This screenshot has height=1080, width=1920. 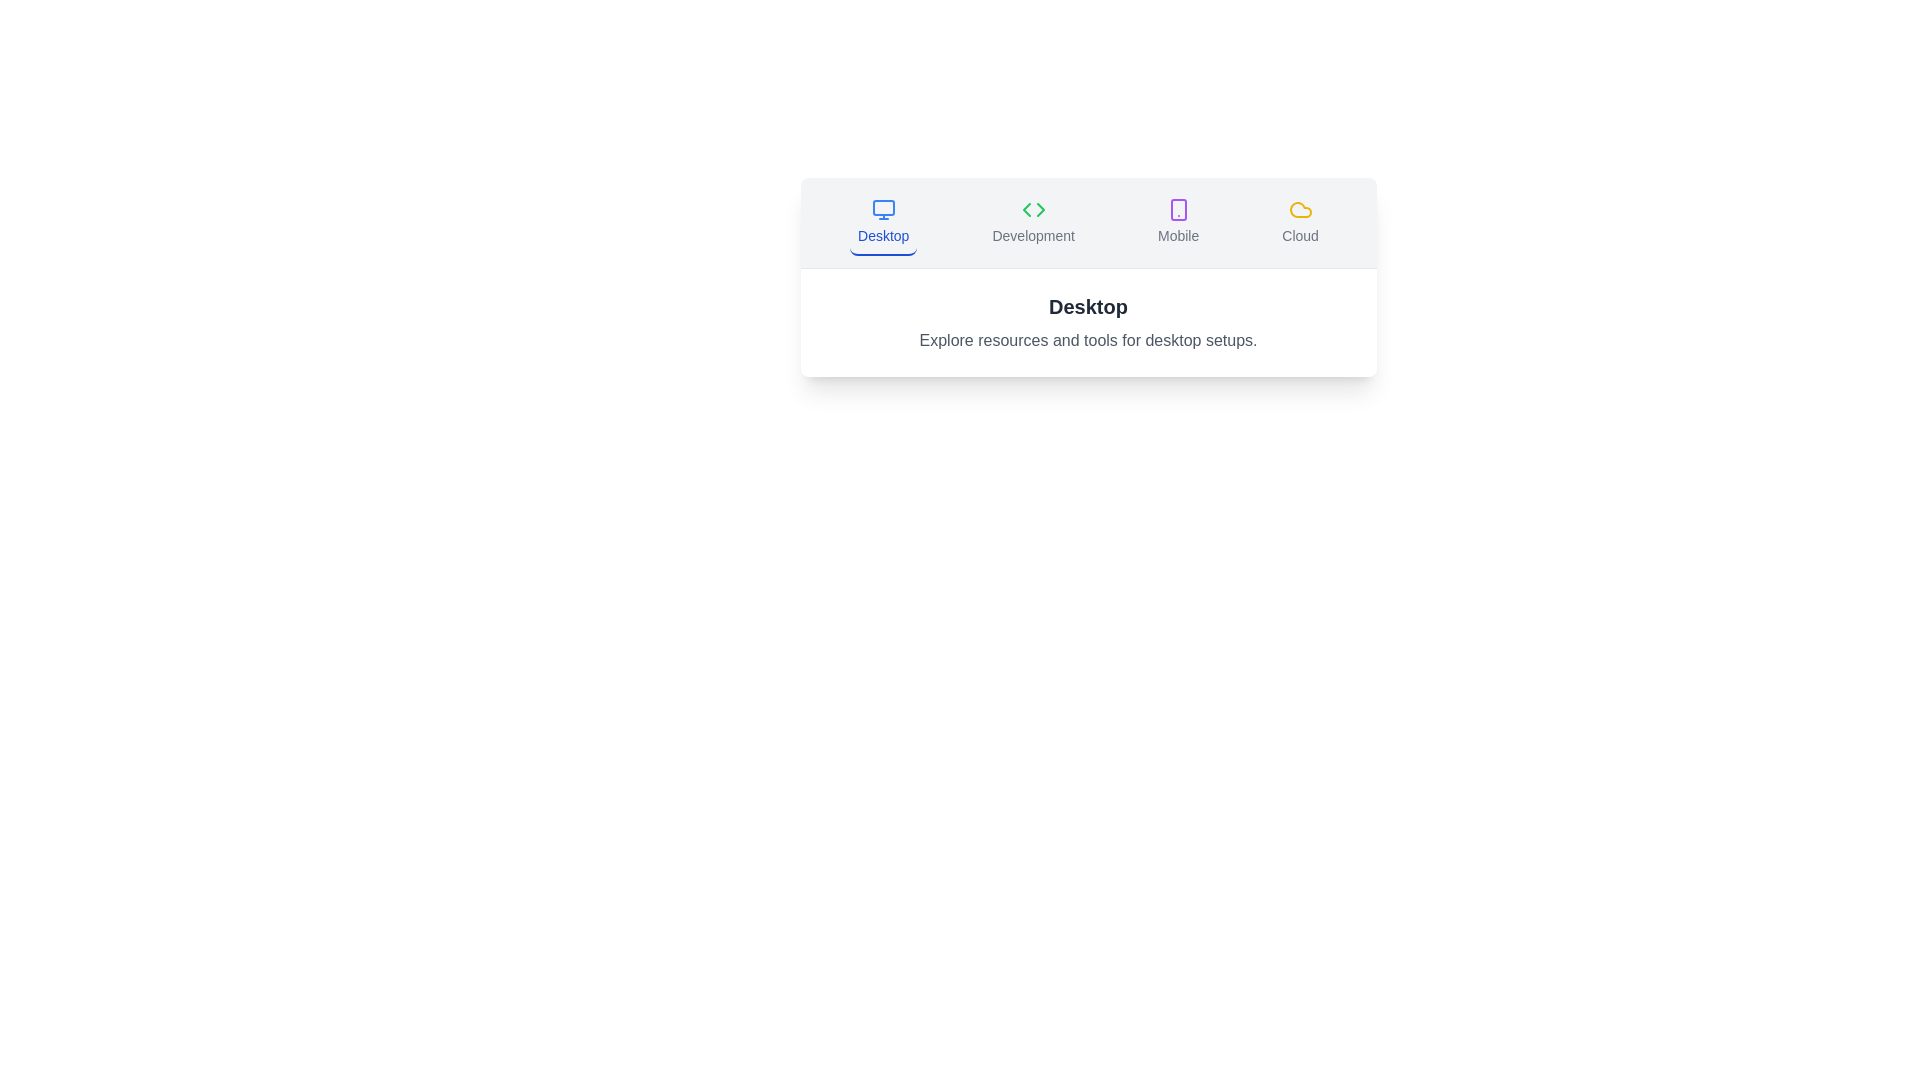 What do you see at coordinates (882, 223) in the screenshot?
I see `the tab button labeled Desktop to switch to the corresponding tab` at bounding box center [882, 223].